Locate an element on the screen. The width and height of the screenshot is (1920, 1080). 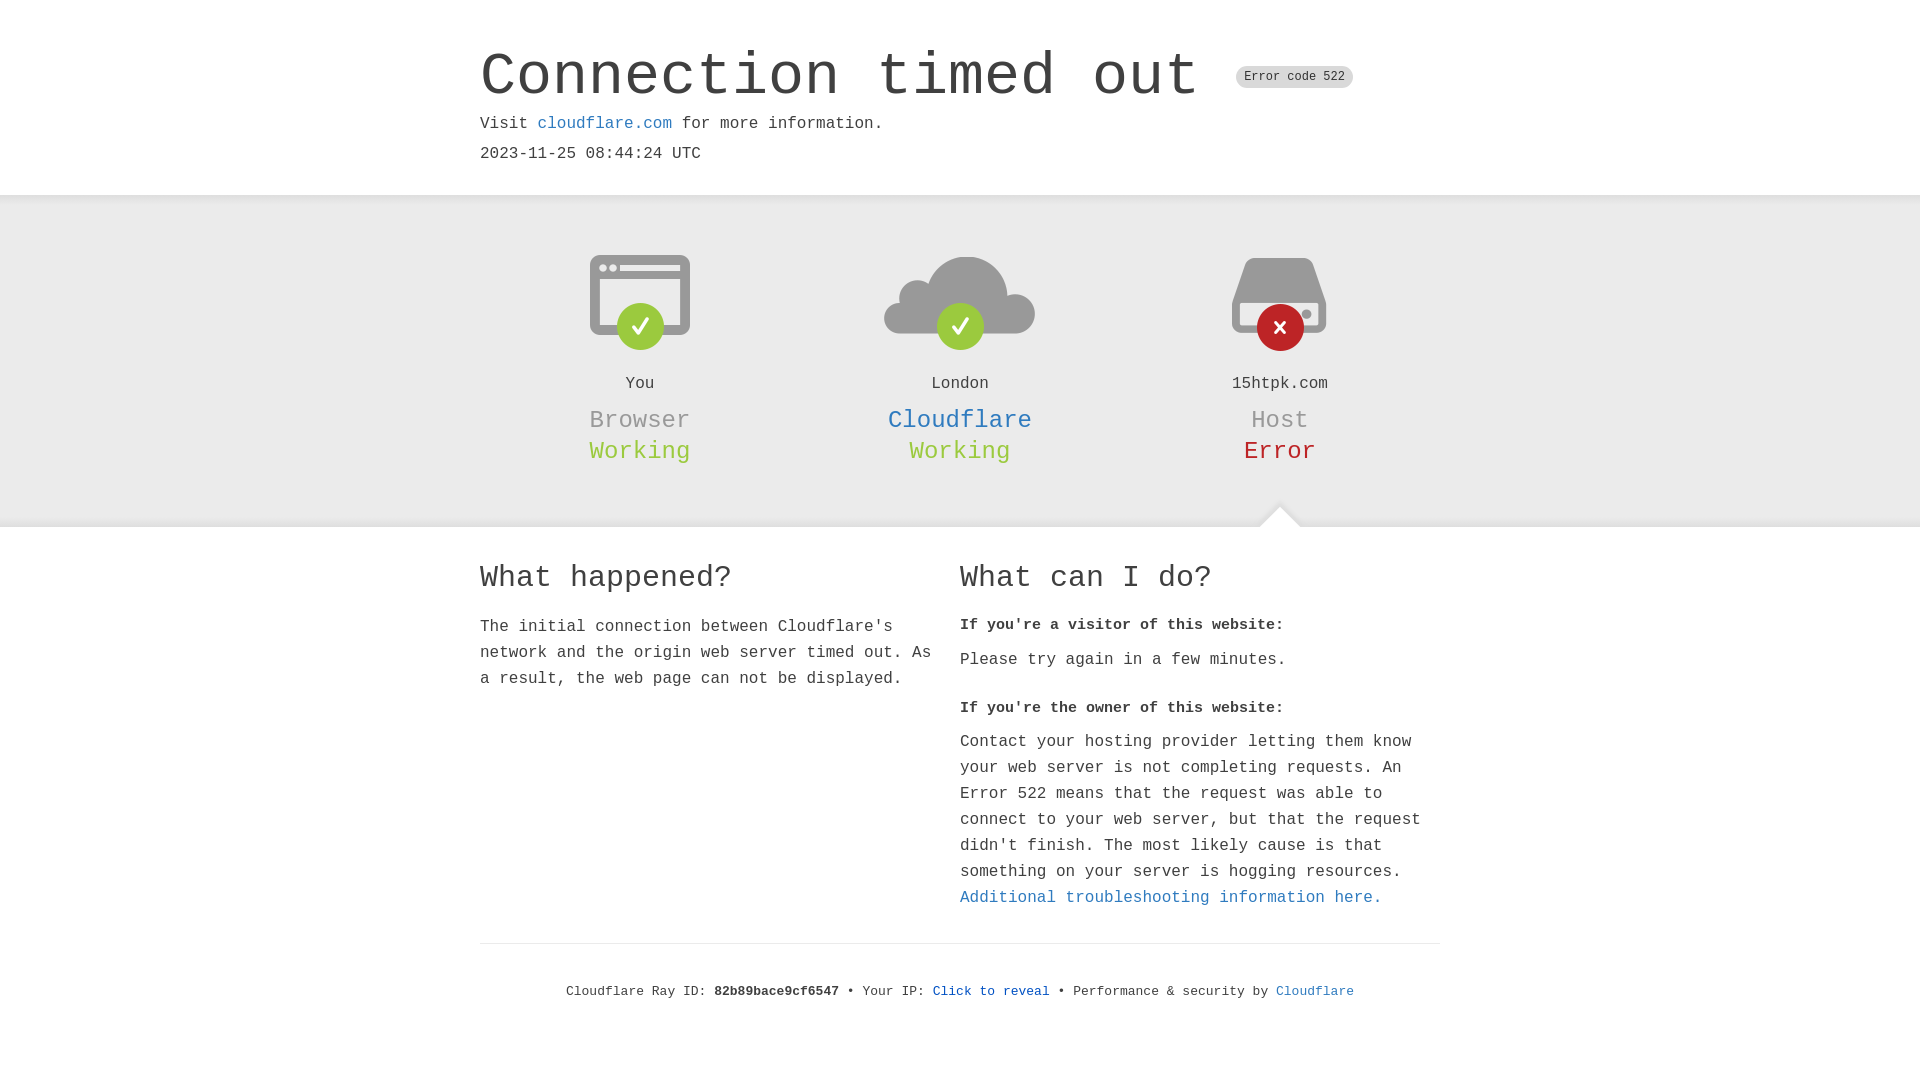
'Cloudflare' is located at coordinates (1315, 991).